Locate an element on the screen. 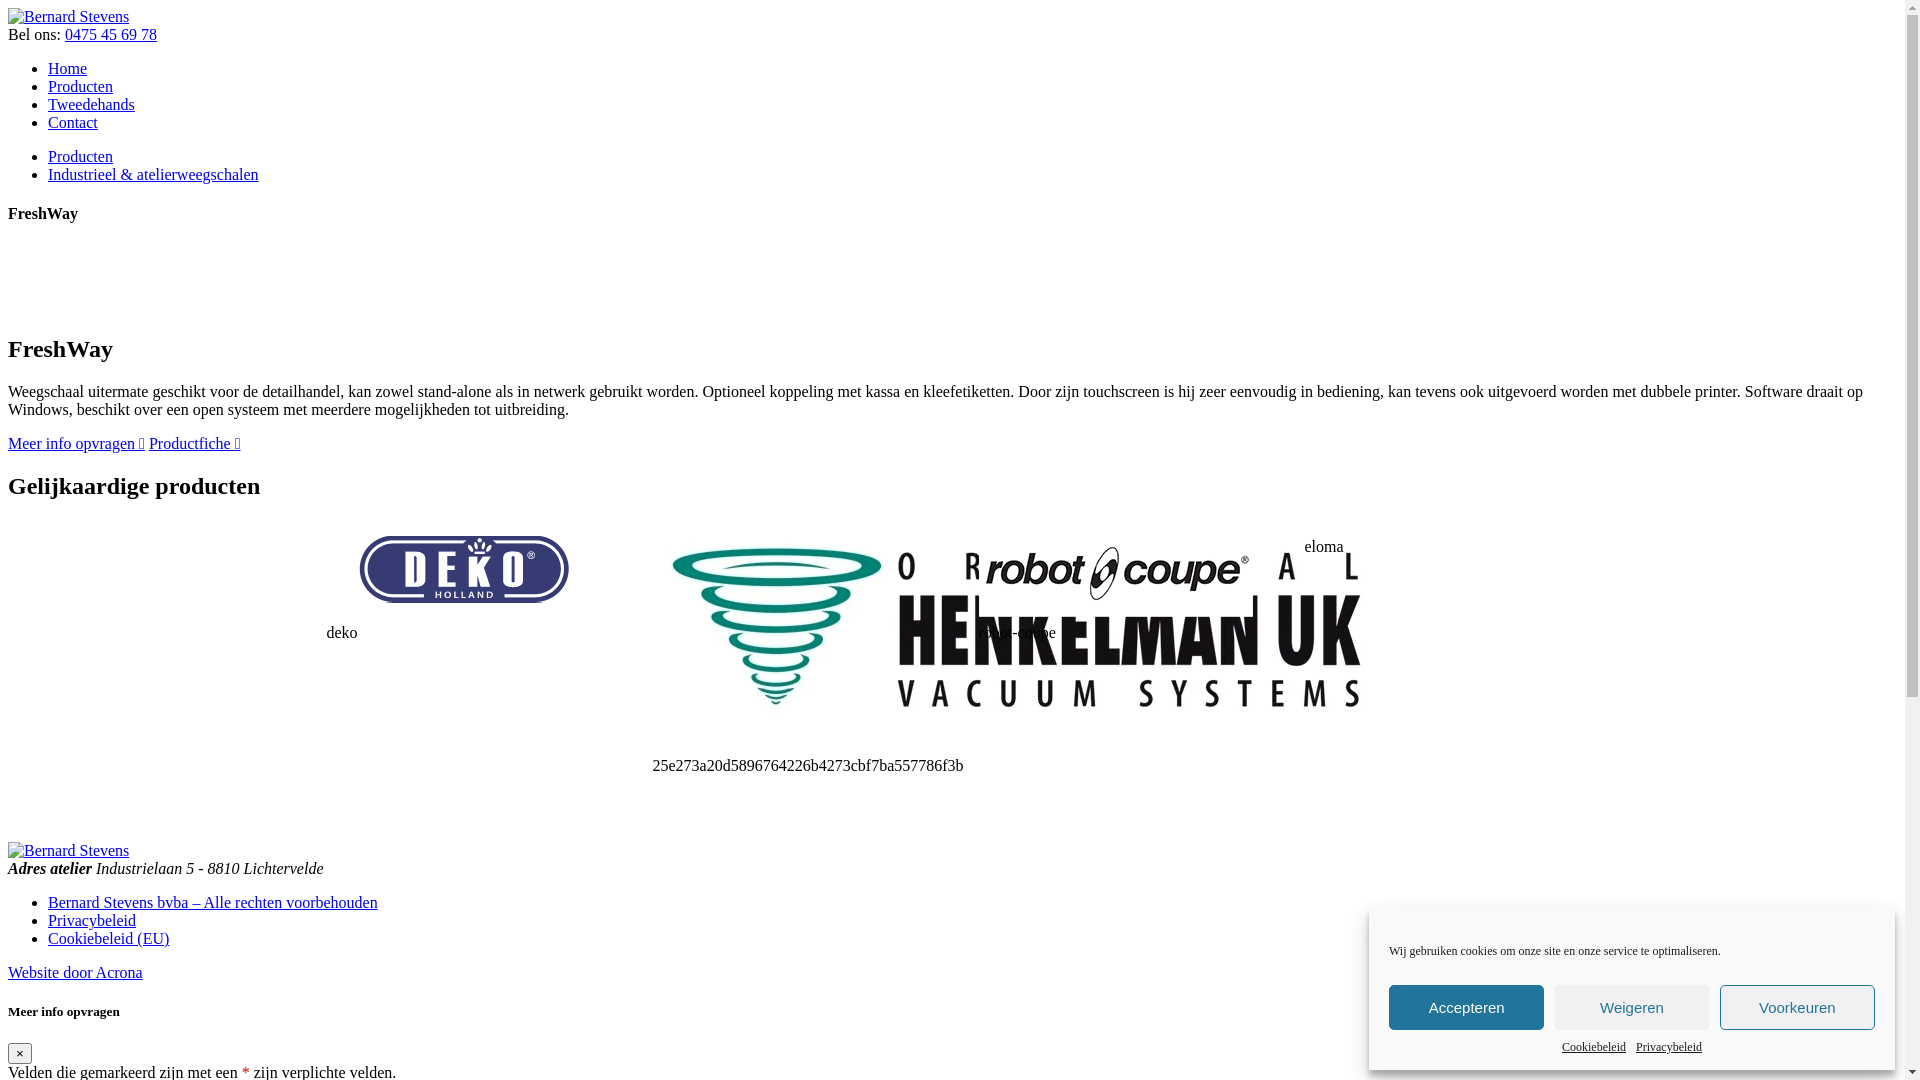 This screenshot has width=1920, height=1080. 'Accepteren' is located at coordinates (1466, 1007).